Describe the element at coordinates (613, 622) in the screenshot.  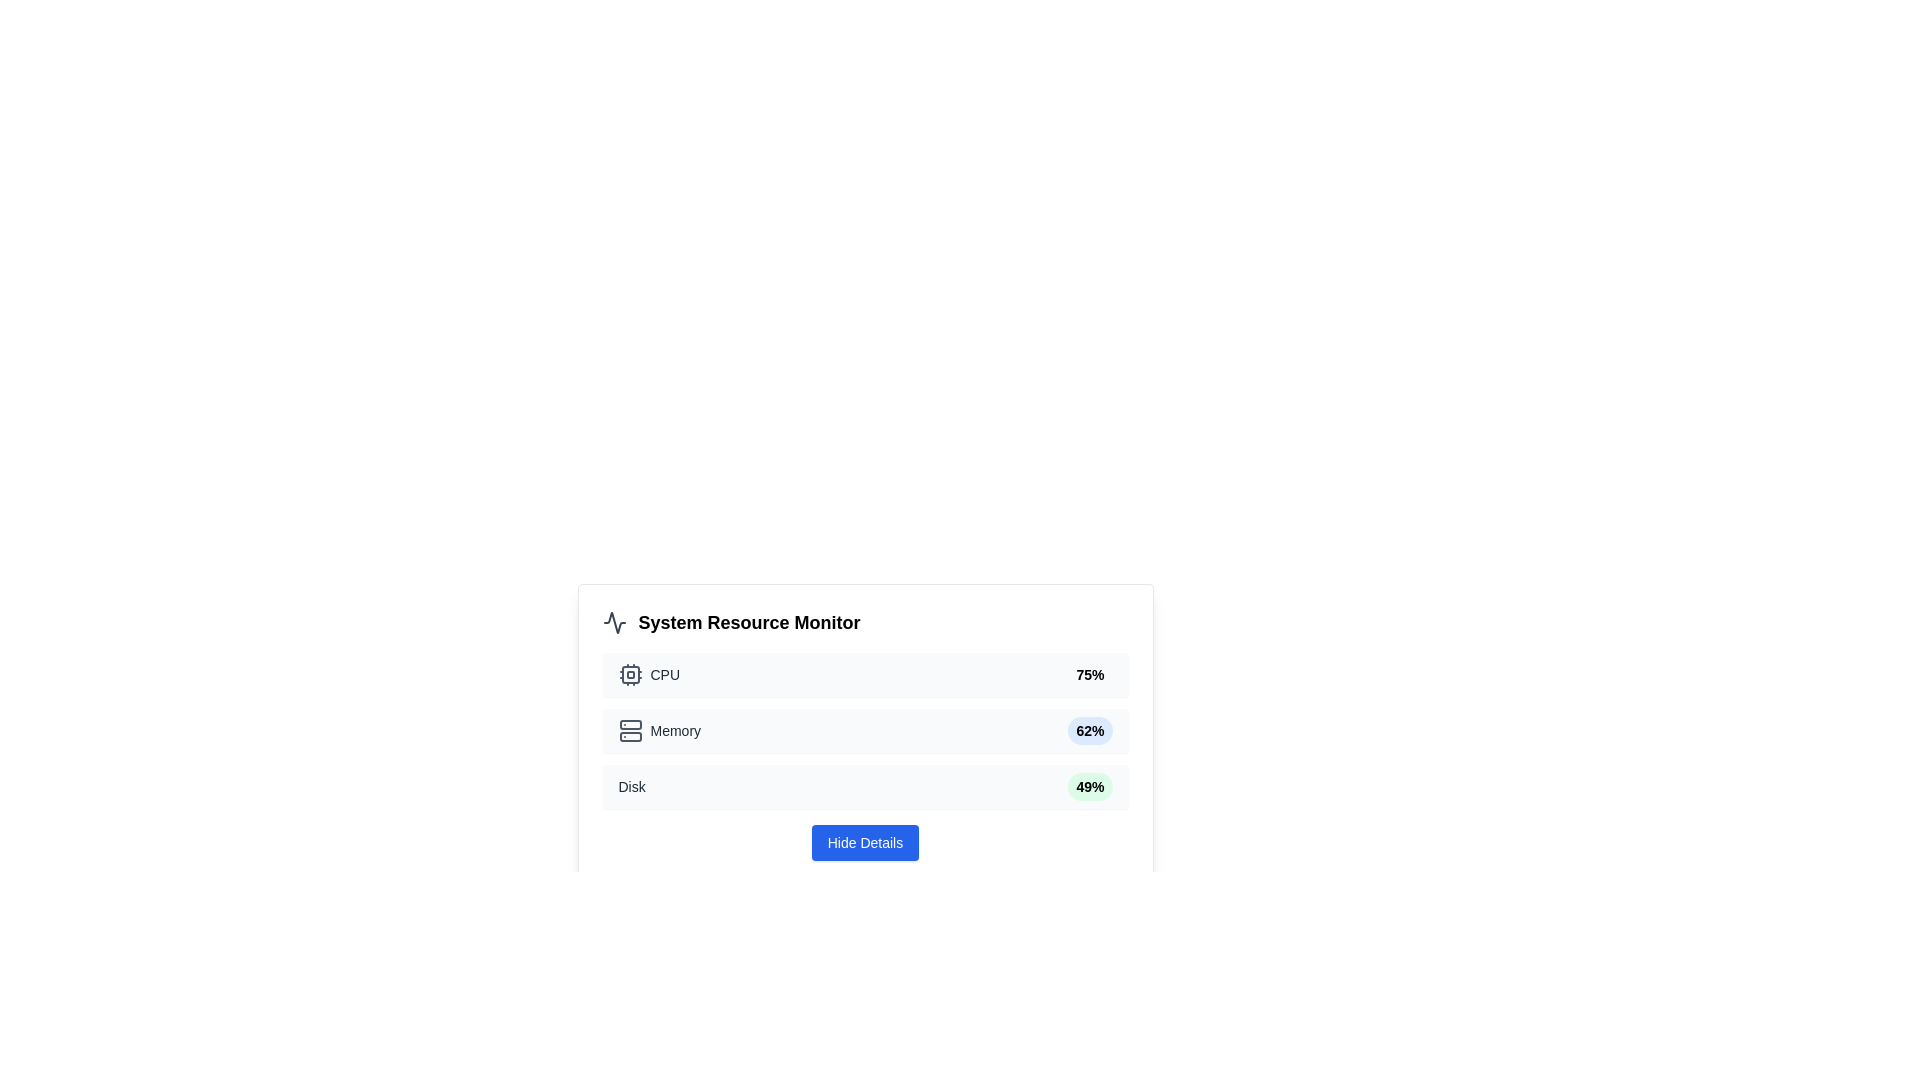
I see `the Vector graphic icon that visually represents system activity monitoring, located next to the 'System Resource Monitor' label` at that location.